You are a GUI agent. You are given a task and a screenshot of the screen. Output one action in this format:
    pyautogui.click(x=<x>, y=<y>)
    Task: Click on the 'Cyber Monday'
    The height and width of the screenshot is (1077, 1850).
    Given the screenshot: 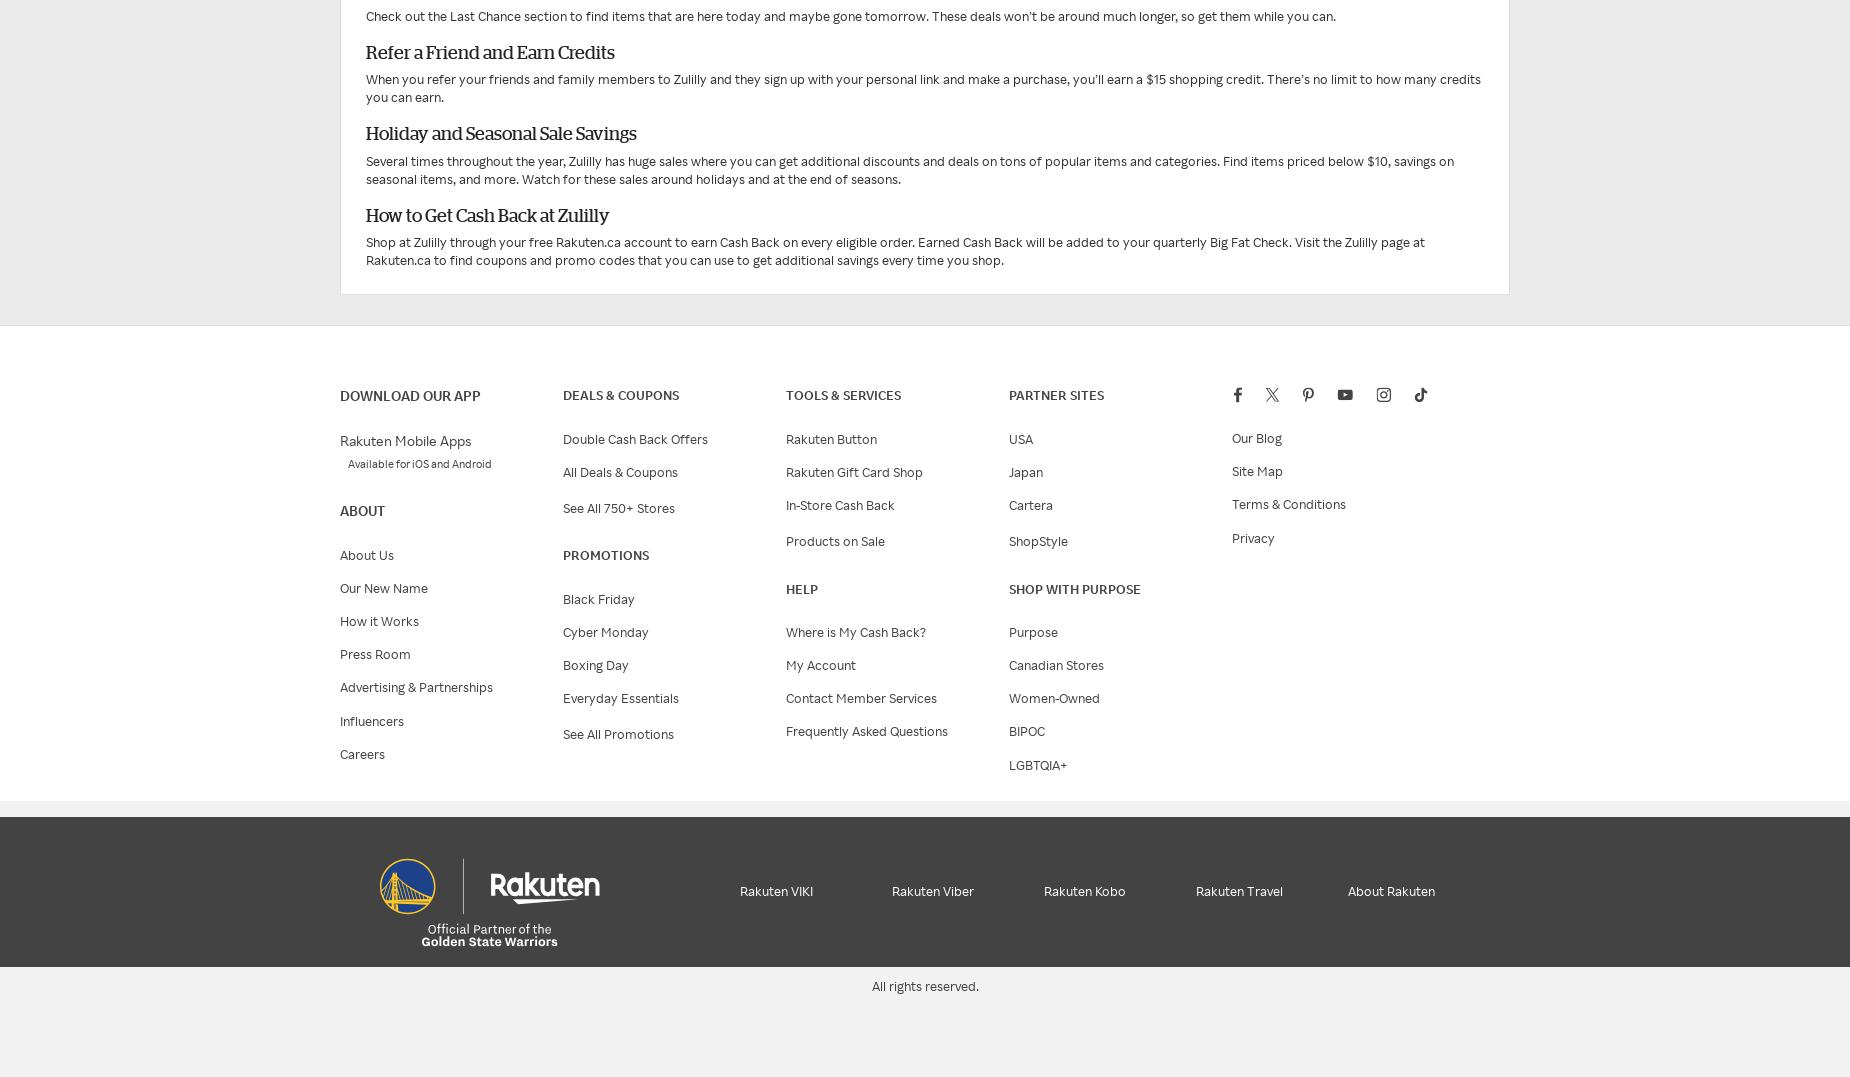 What is the action you would take?
    pyautogui.click(x=606, y=631)
    